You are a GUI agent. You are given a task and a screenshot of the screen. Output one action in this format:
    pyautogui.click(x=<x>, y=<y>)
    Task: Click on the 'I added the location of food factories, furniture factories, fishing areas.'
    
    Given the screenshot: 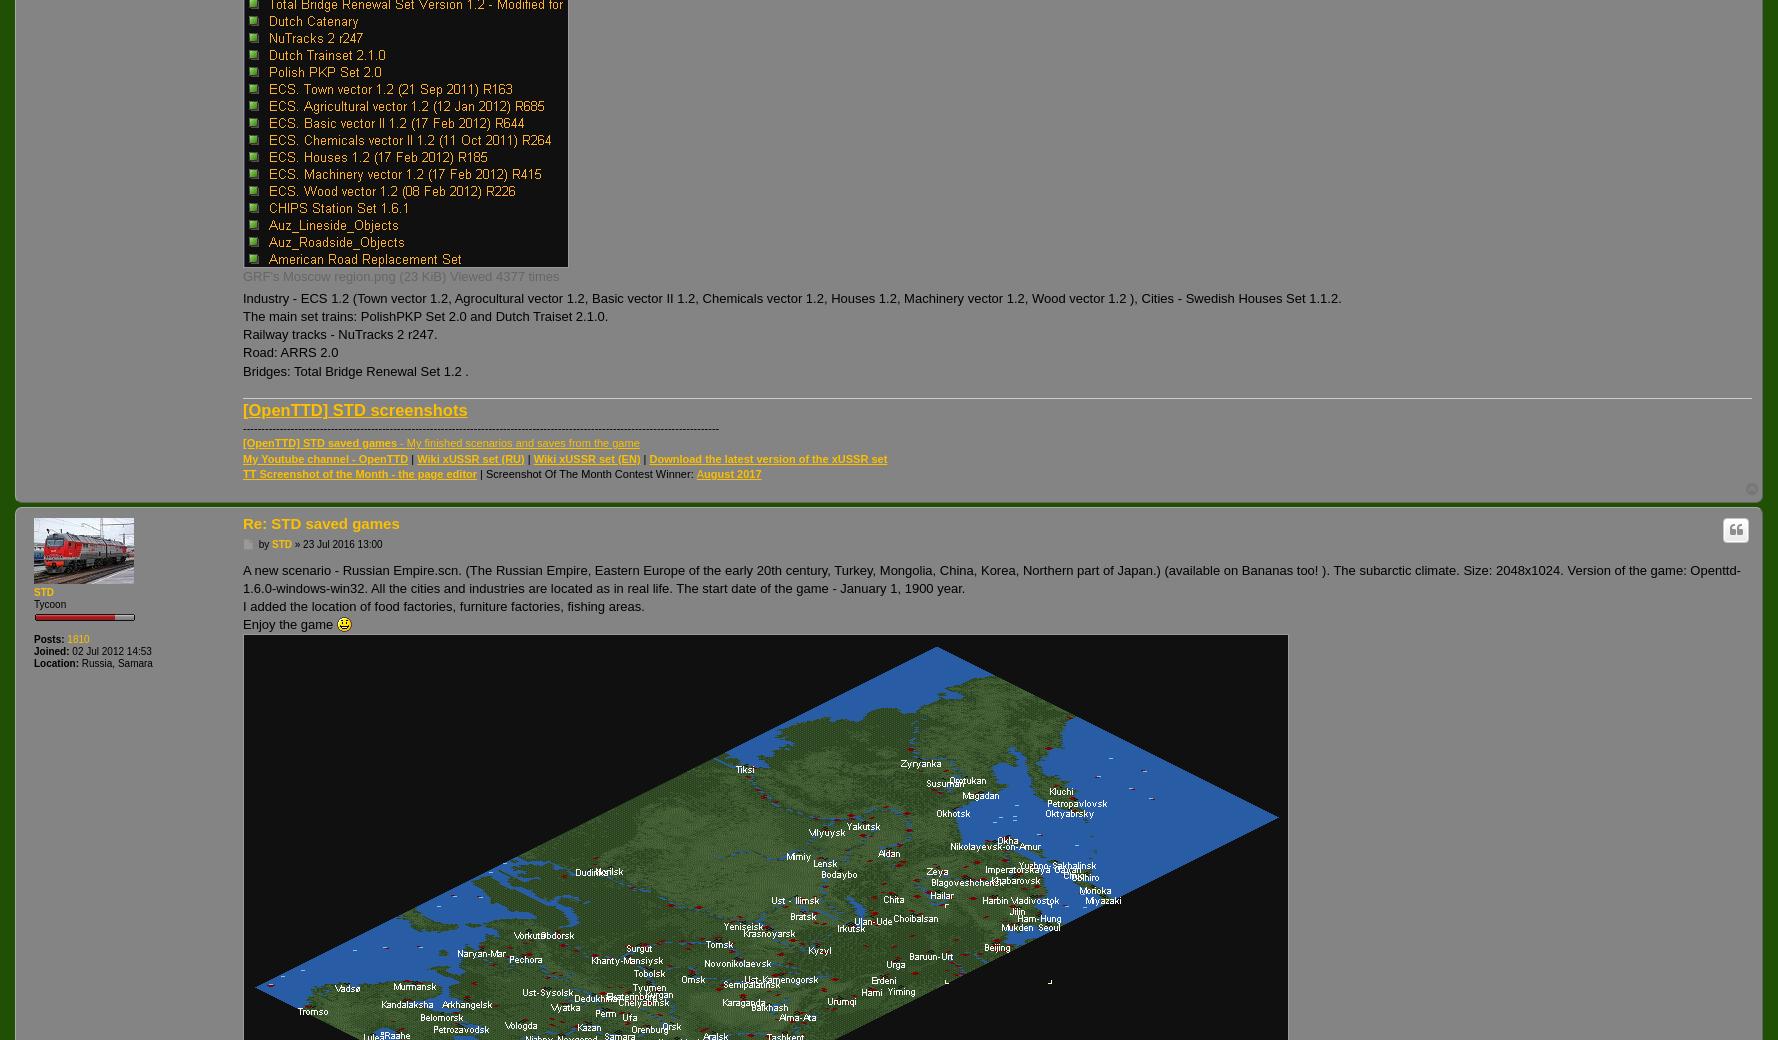 What is the action you would take?
    pyautogui.click(x=443, y=604)
    